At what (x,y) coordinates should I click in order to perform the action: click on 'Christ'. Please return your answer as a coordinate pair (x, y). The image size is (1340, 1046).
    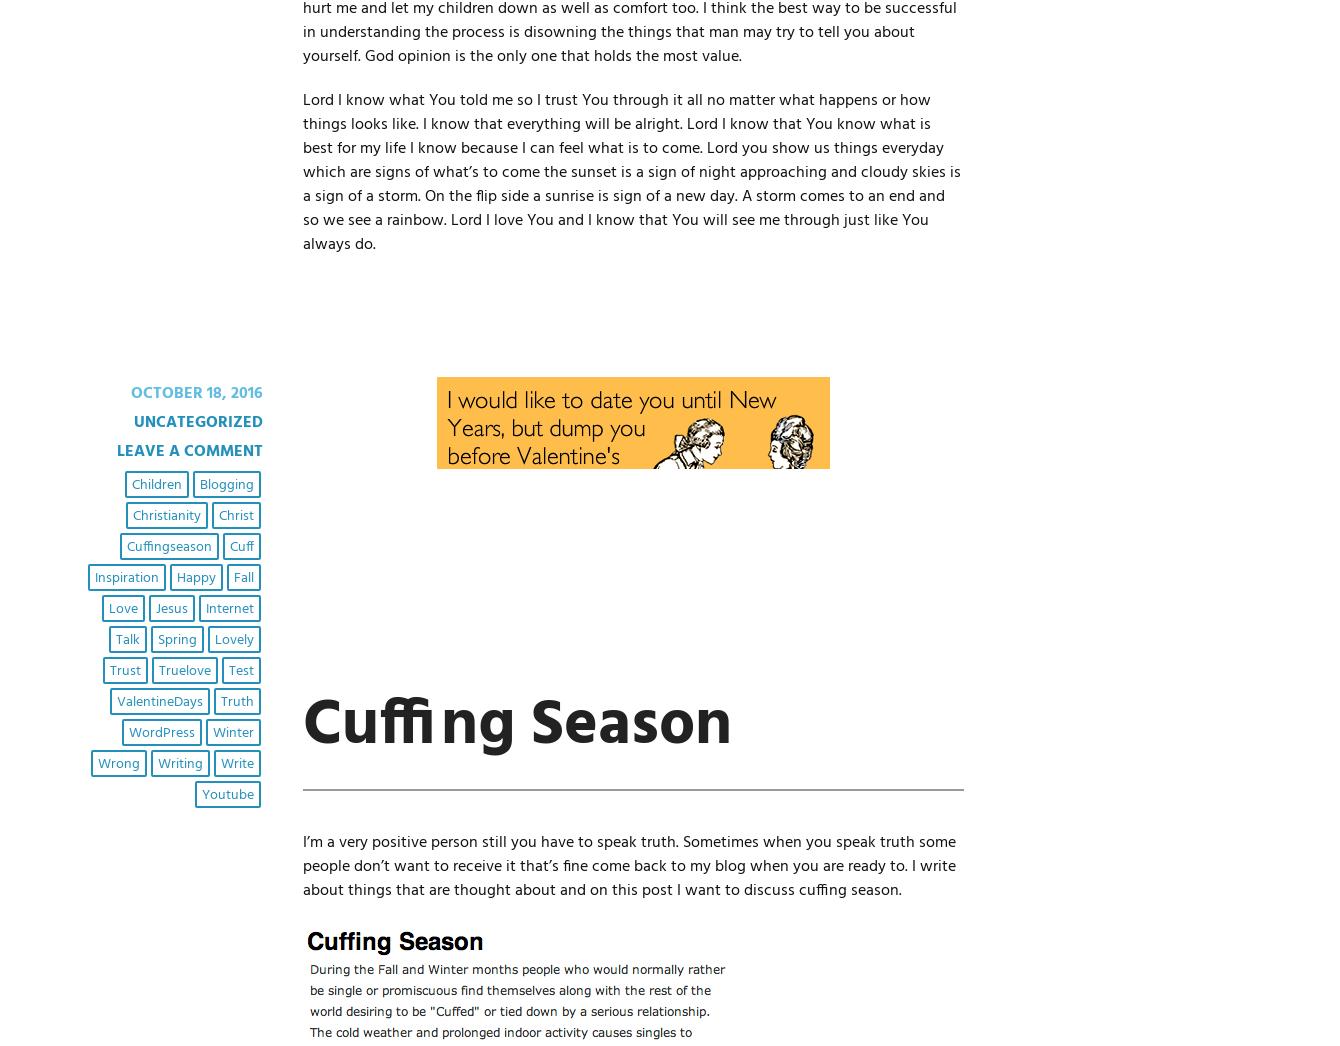
    Looking at the image, I should click on (217, 516).